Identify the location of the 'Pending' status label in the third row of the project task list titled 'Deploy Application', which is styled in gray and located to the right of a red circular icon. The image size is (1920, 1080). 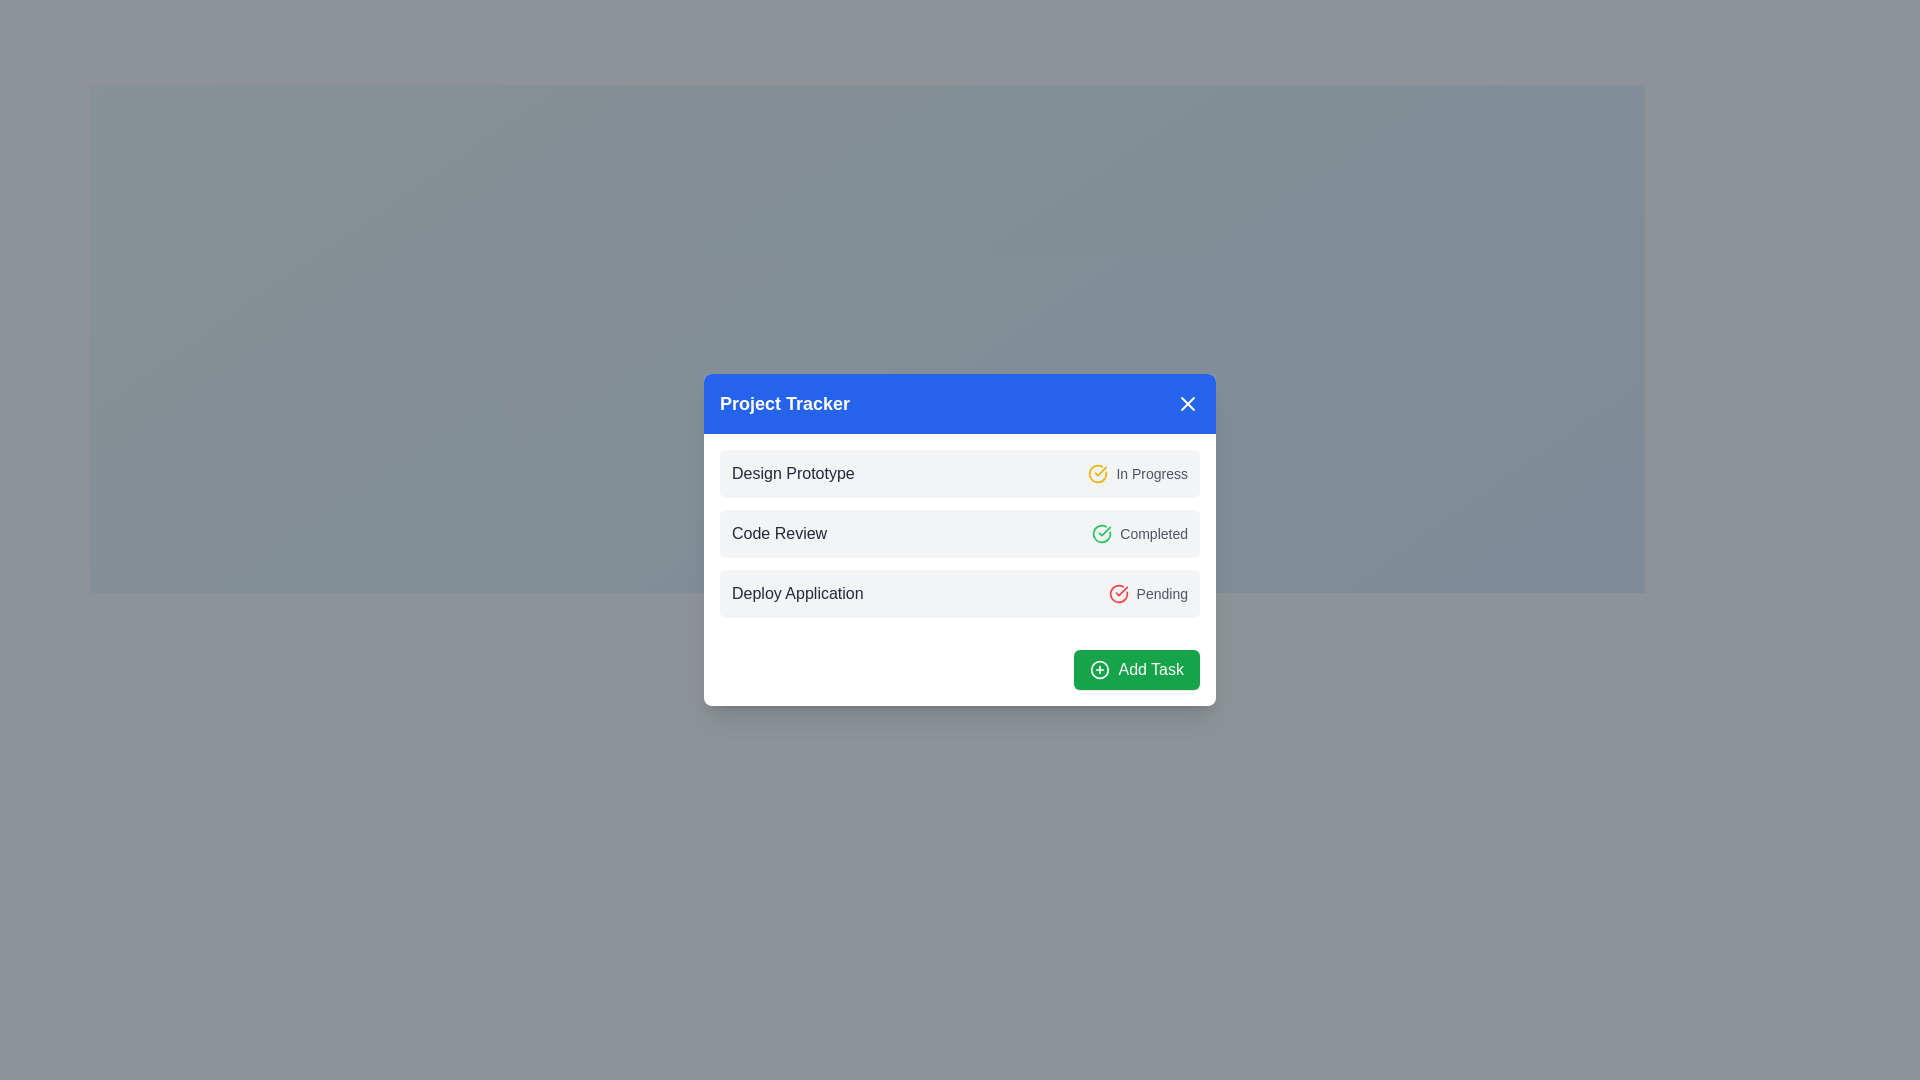
(1162, 593).